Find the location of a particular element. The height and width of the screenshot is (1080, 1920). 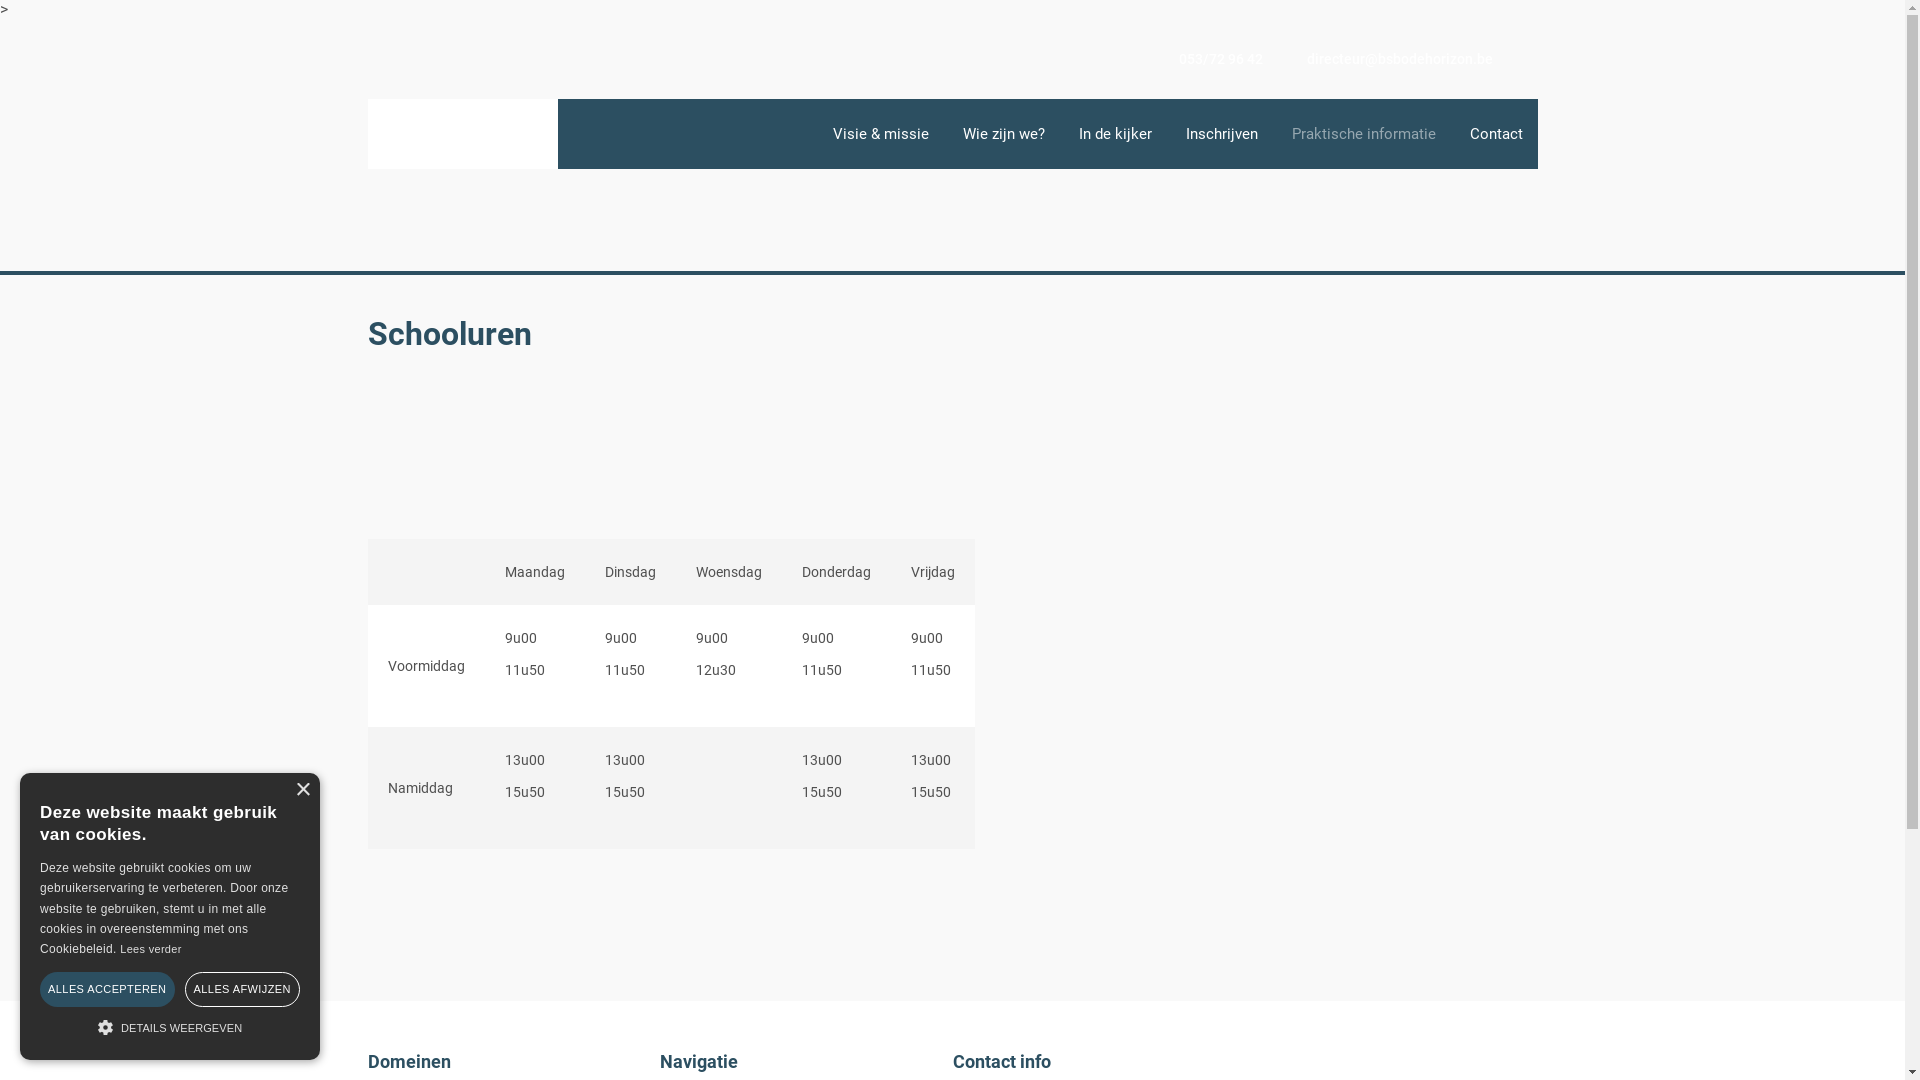

'Wie zijn we?' is located at coordinates (1003, 134).